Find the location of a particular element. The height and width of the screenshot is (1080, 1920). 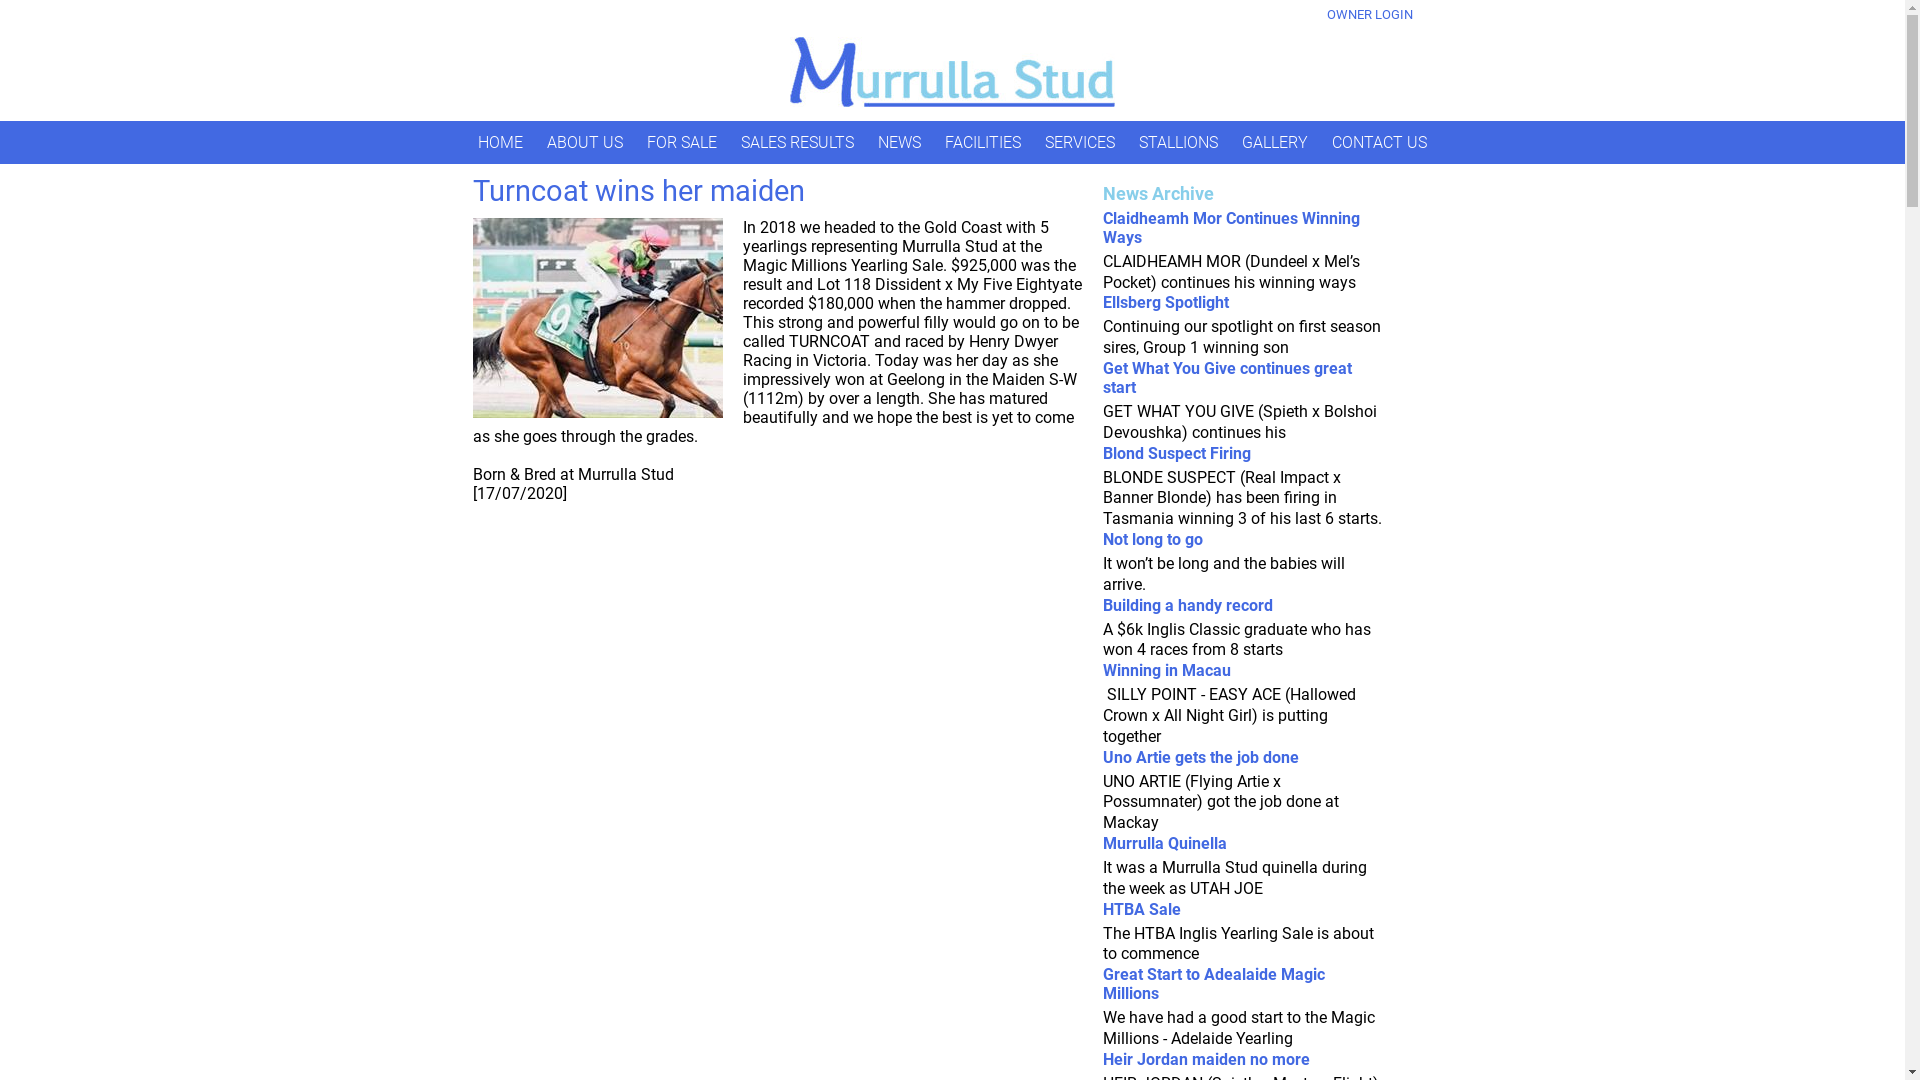

'Ellsberg Spotlight' is located at coordinates (1165, 302).